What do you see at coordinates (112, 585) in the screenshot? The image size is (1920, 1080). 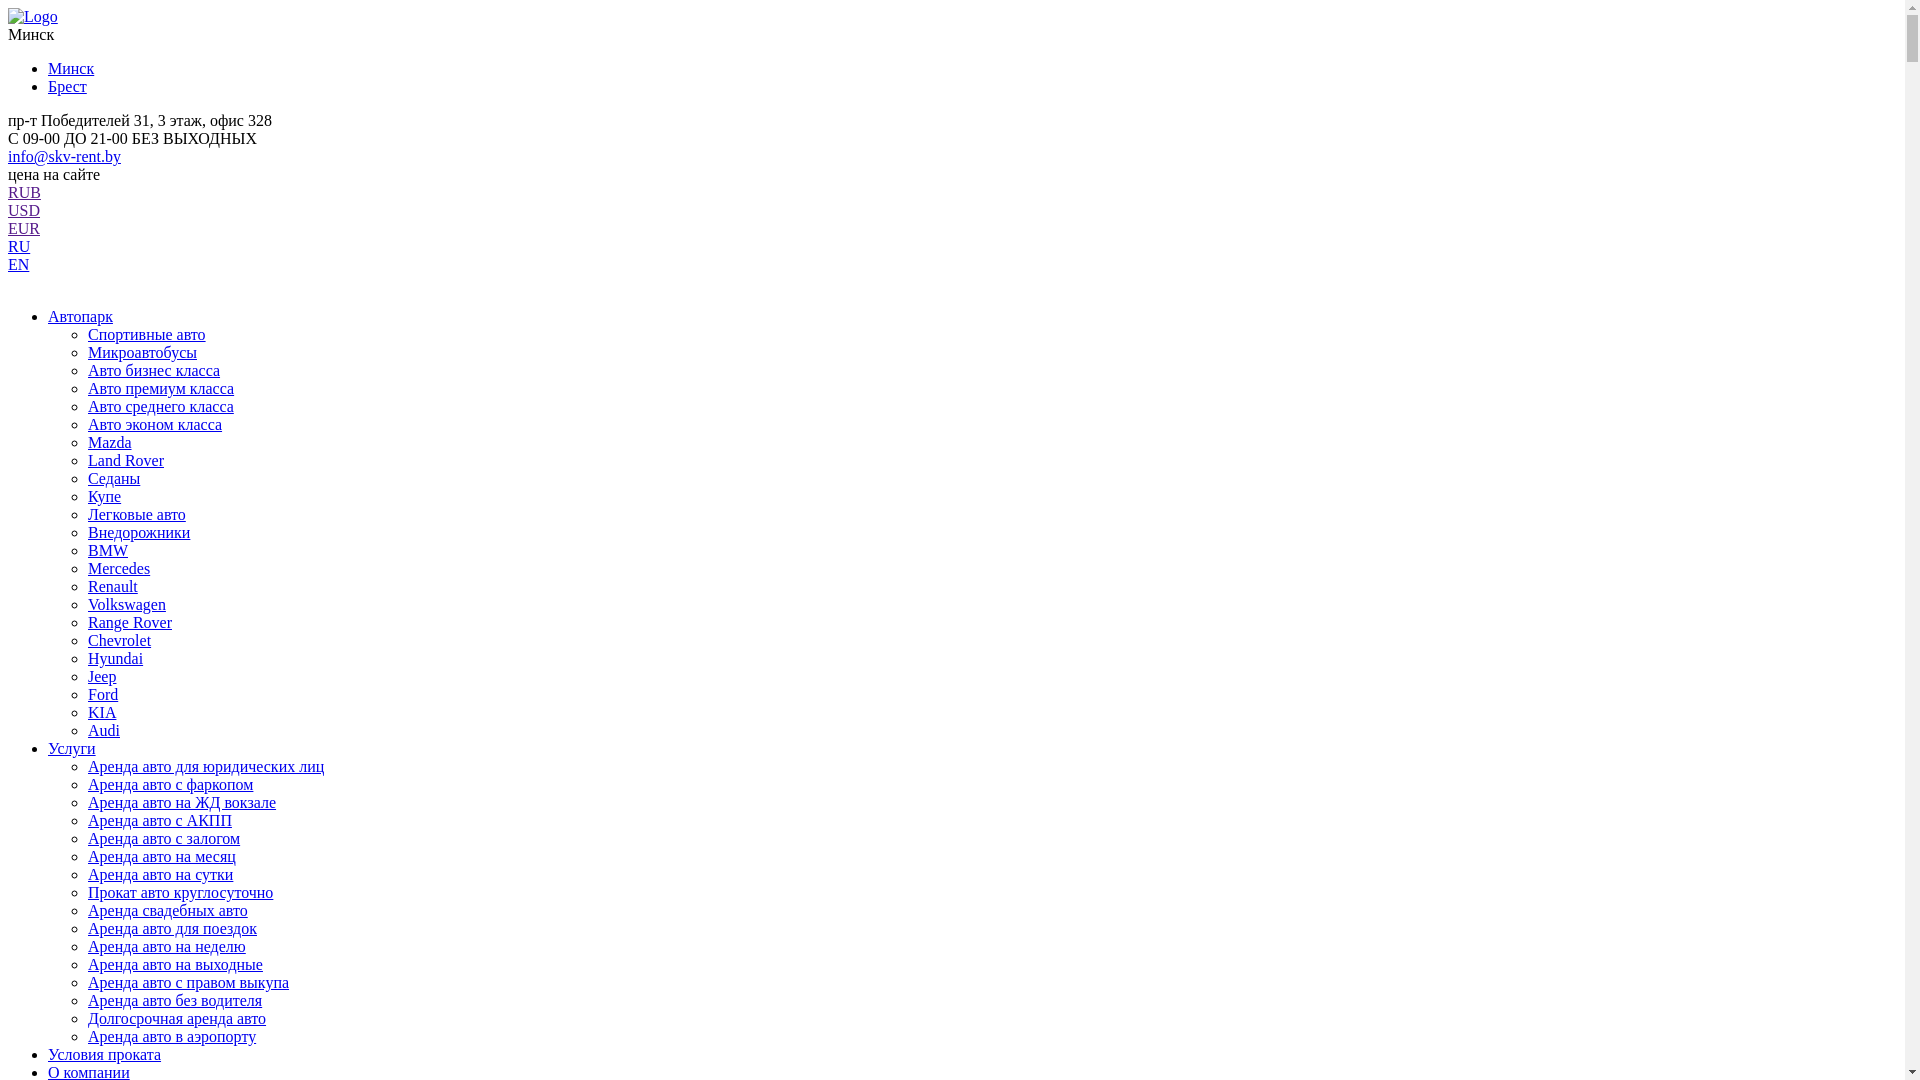 I see `'Renault'` at bounding box center [112, 585].